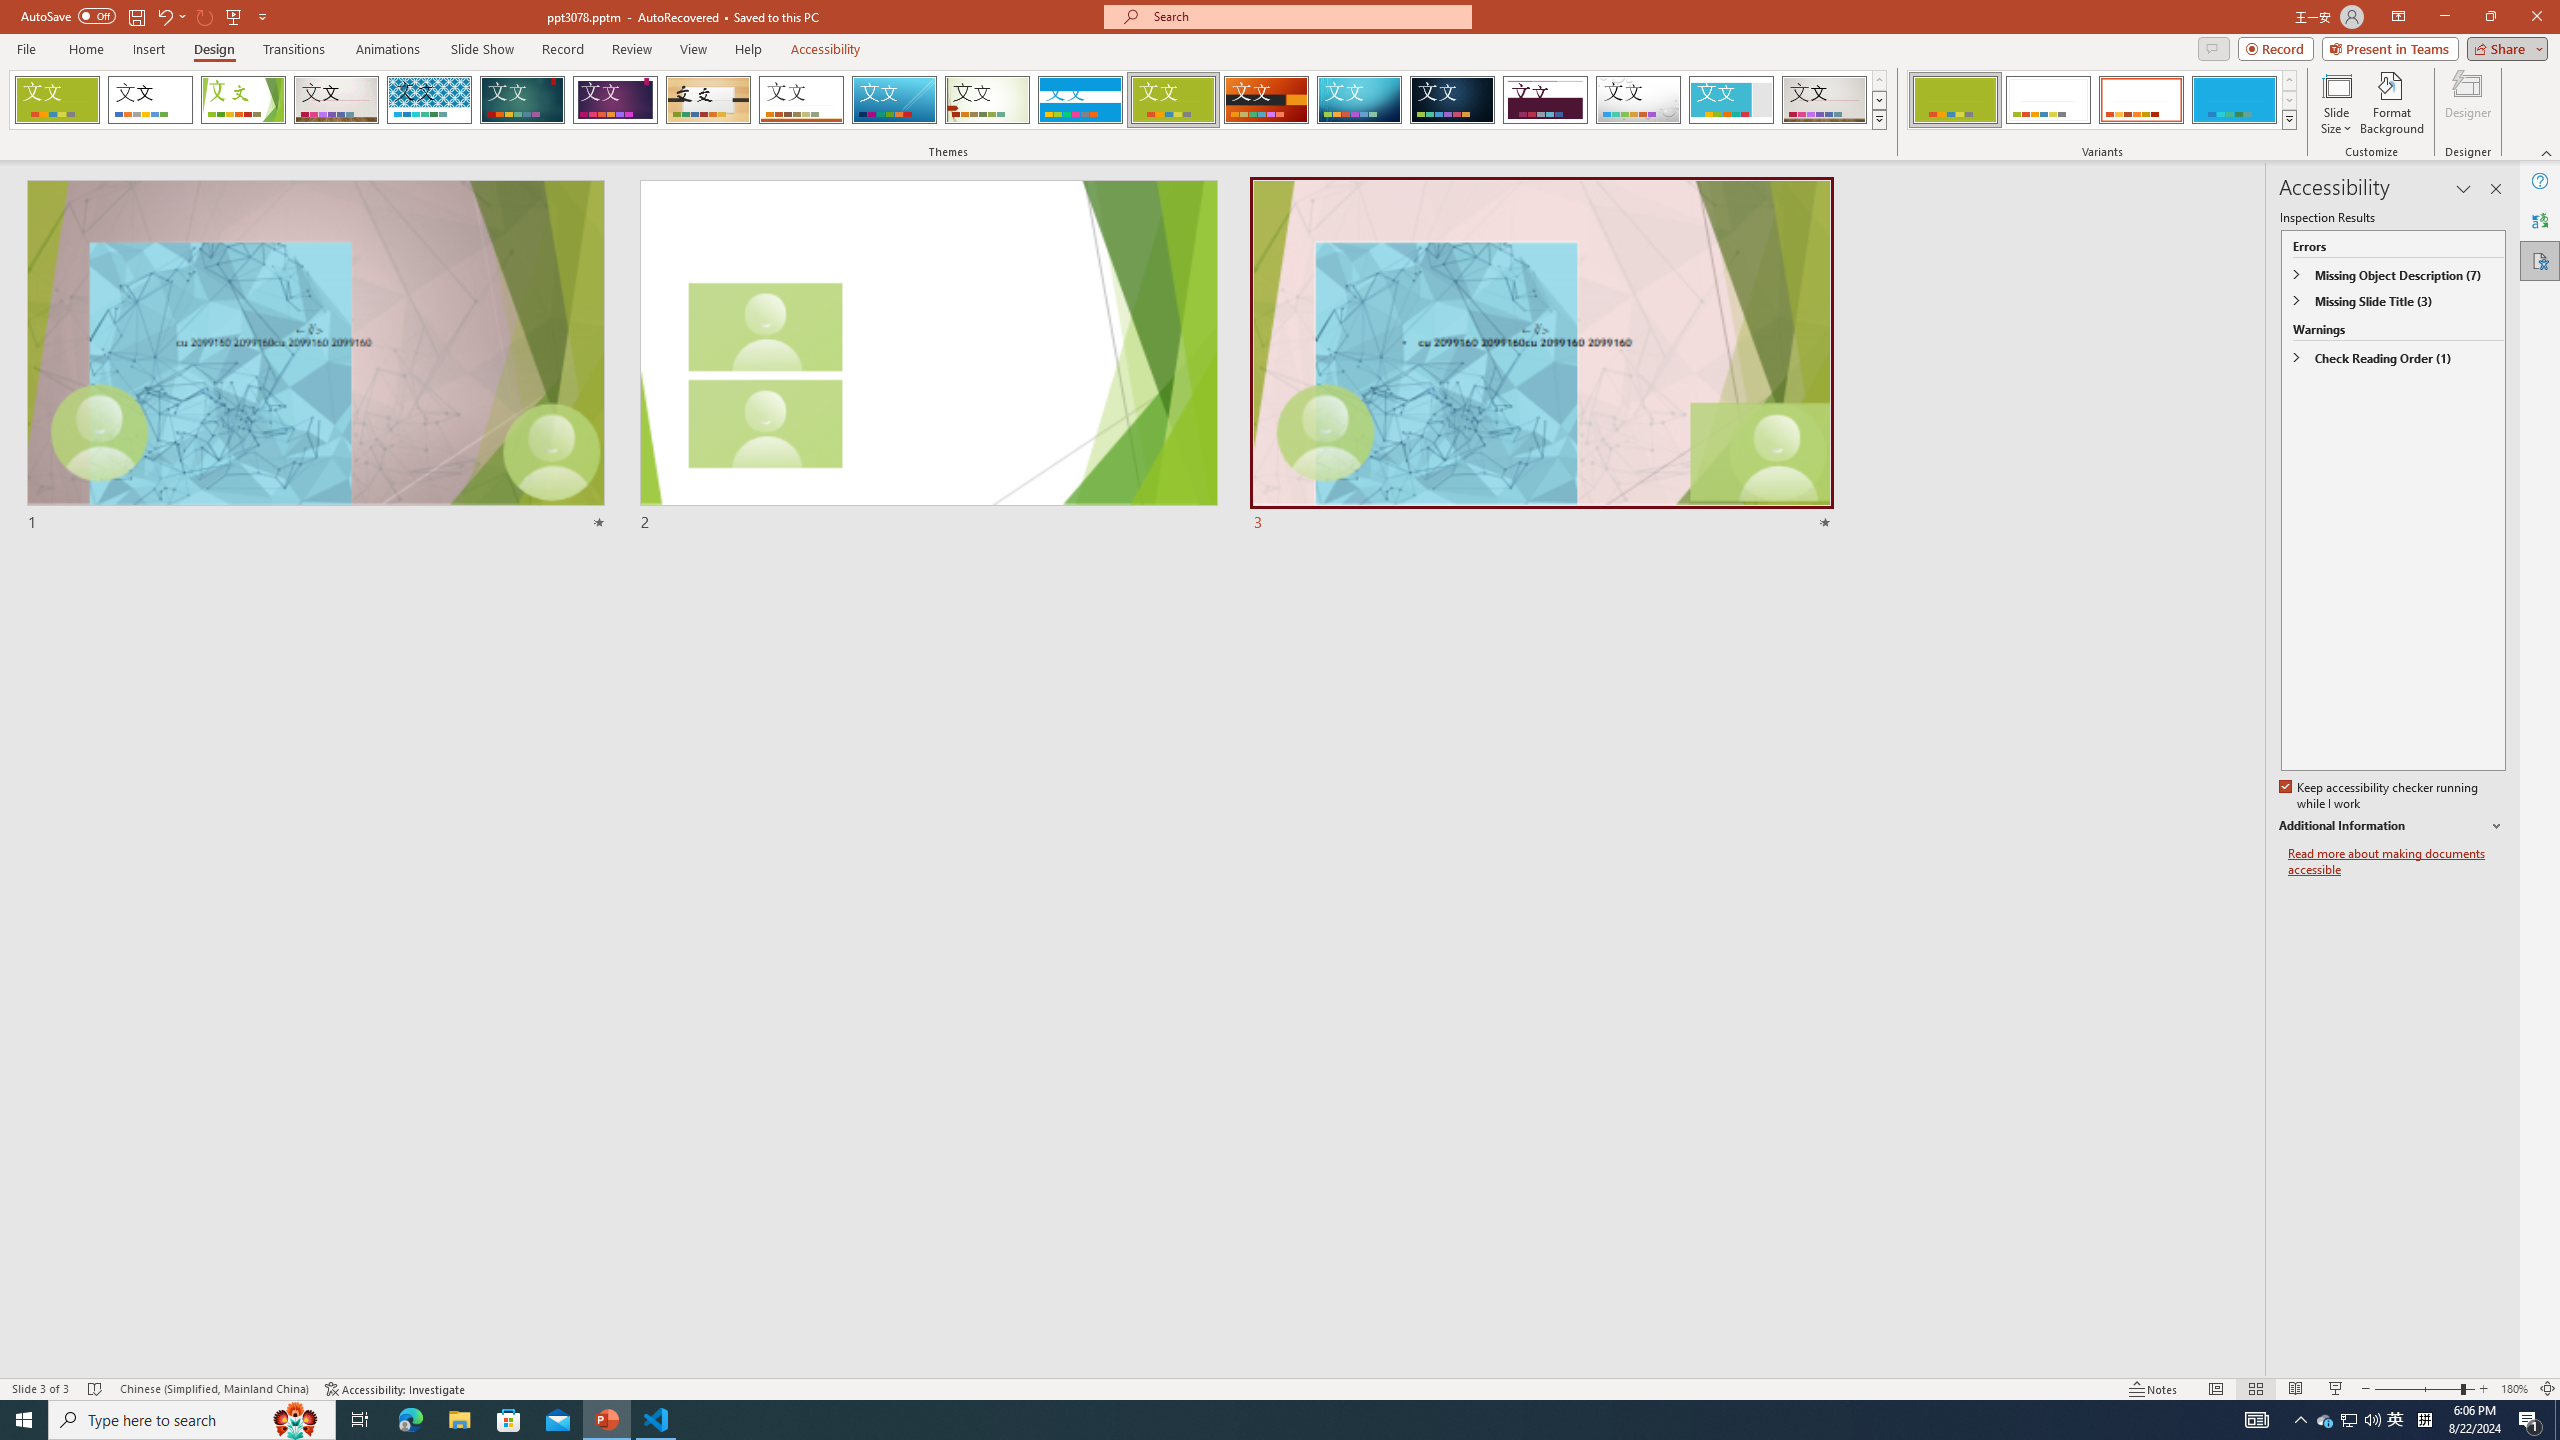 Image resolution: width=2560 pixels, height=1440 pixels. I want to click on 'Ion Boardroom', so click(615, 99).